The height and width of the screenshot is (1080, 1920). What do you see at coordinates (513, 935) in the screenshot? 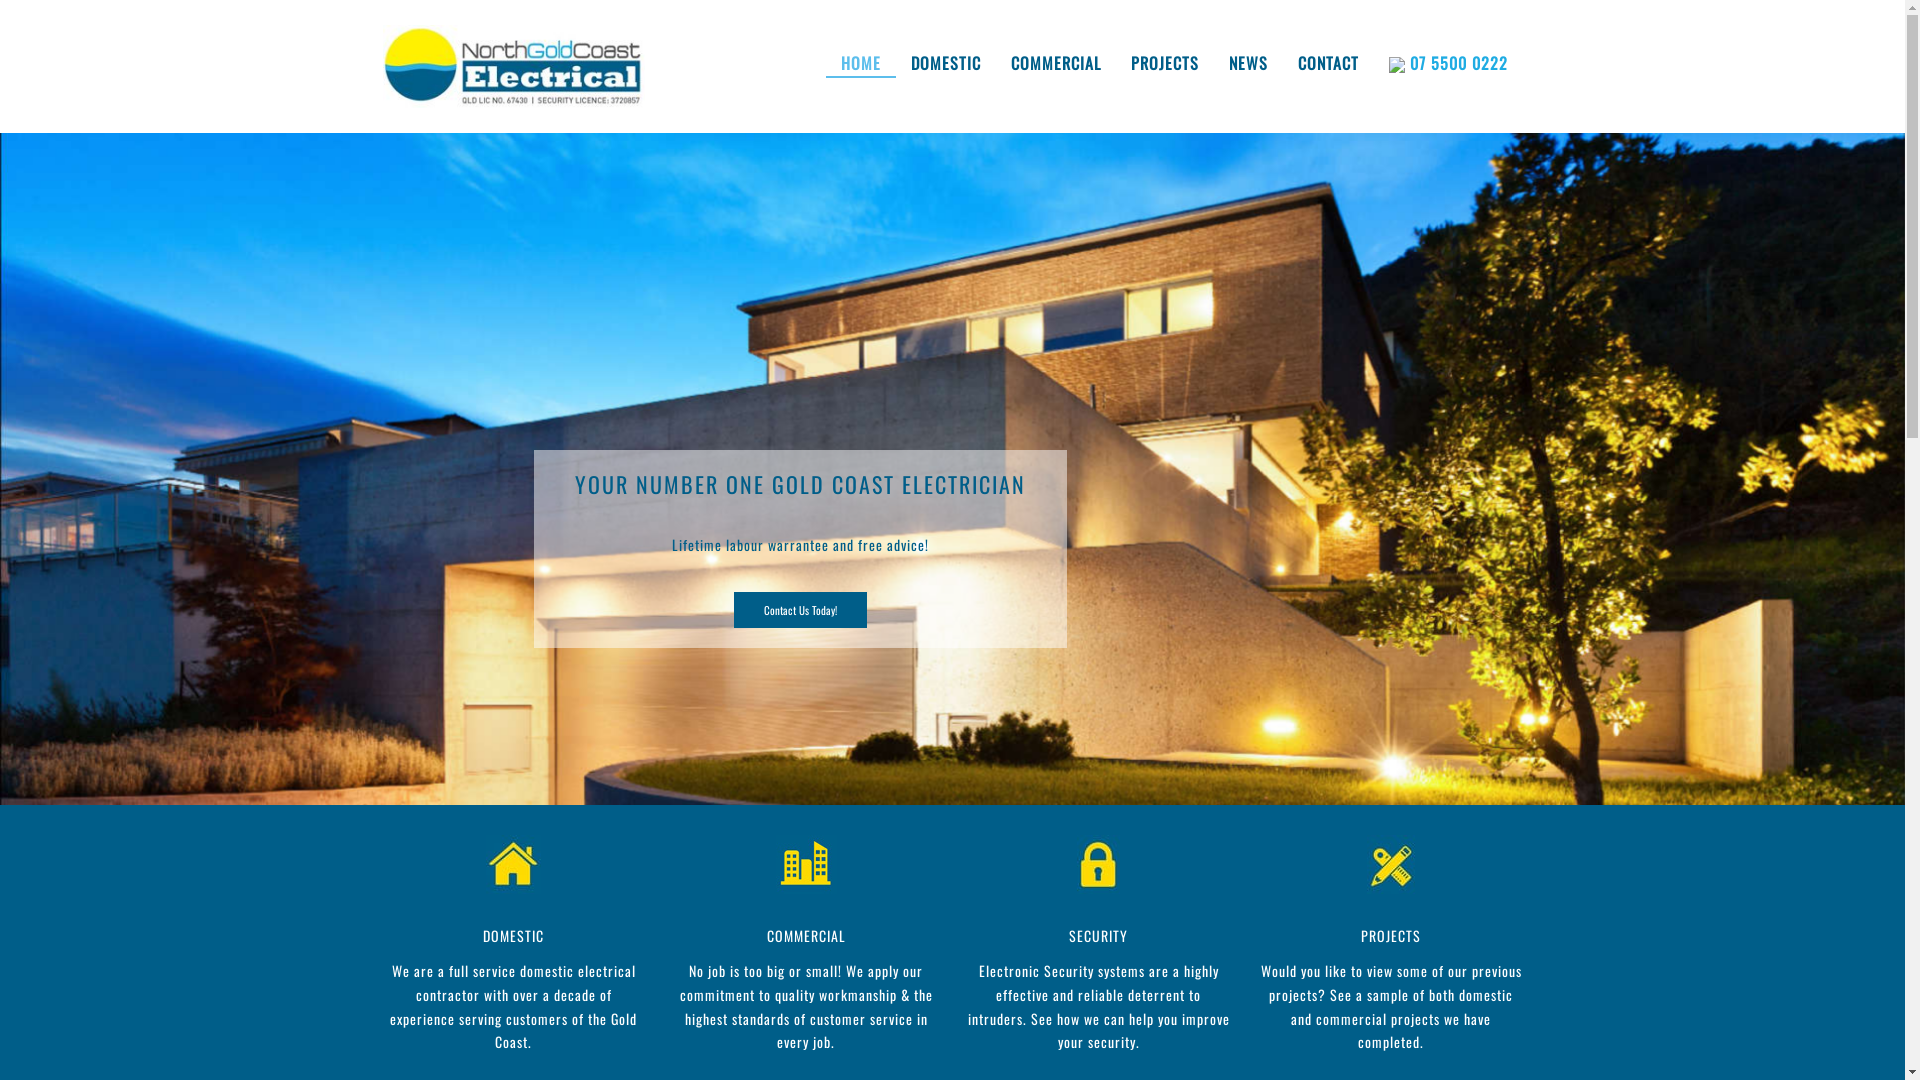
I see `'DOMESTIC'` at bounding box center [513, 935].